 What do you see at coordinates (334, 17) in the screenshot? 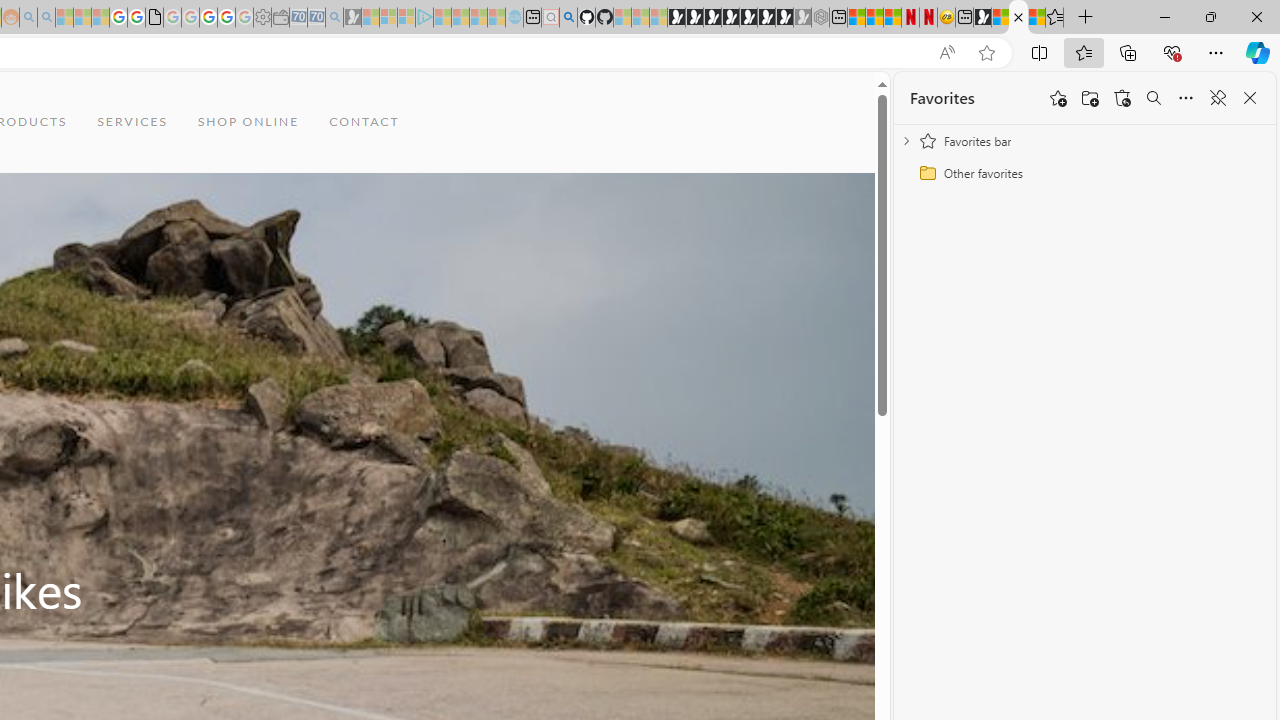
I see `'Bing Real Estate - Home sales and rental listings - Sleeping'` at bounding box center [334, 17].